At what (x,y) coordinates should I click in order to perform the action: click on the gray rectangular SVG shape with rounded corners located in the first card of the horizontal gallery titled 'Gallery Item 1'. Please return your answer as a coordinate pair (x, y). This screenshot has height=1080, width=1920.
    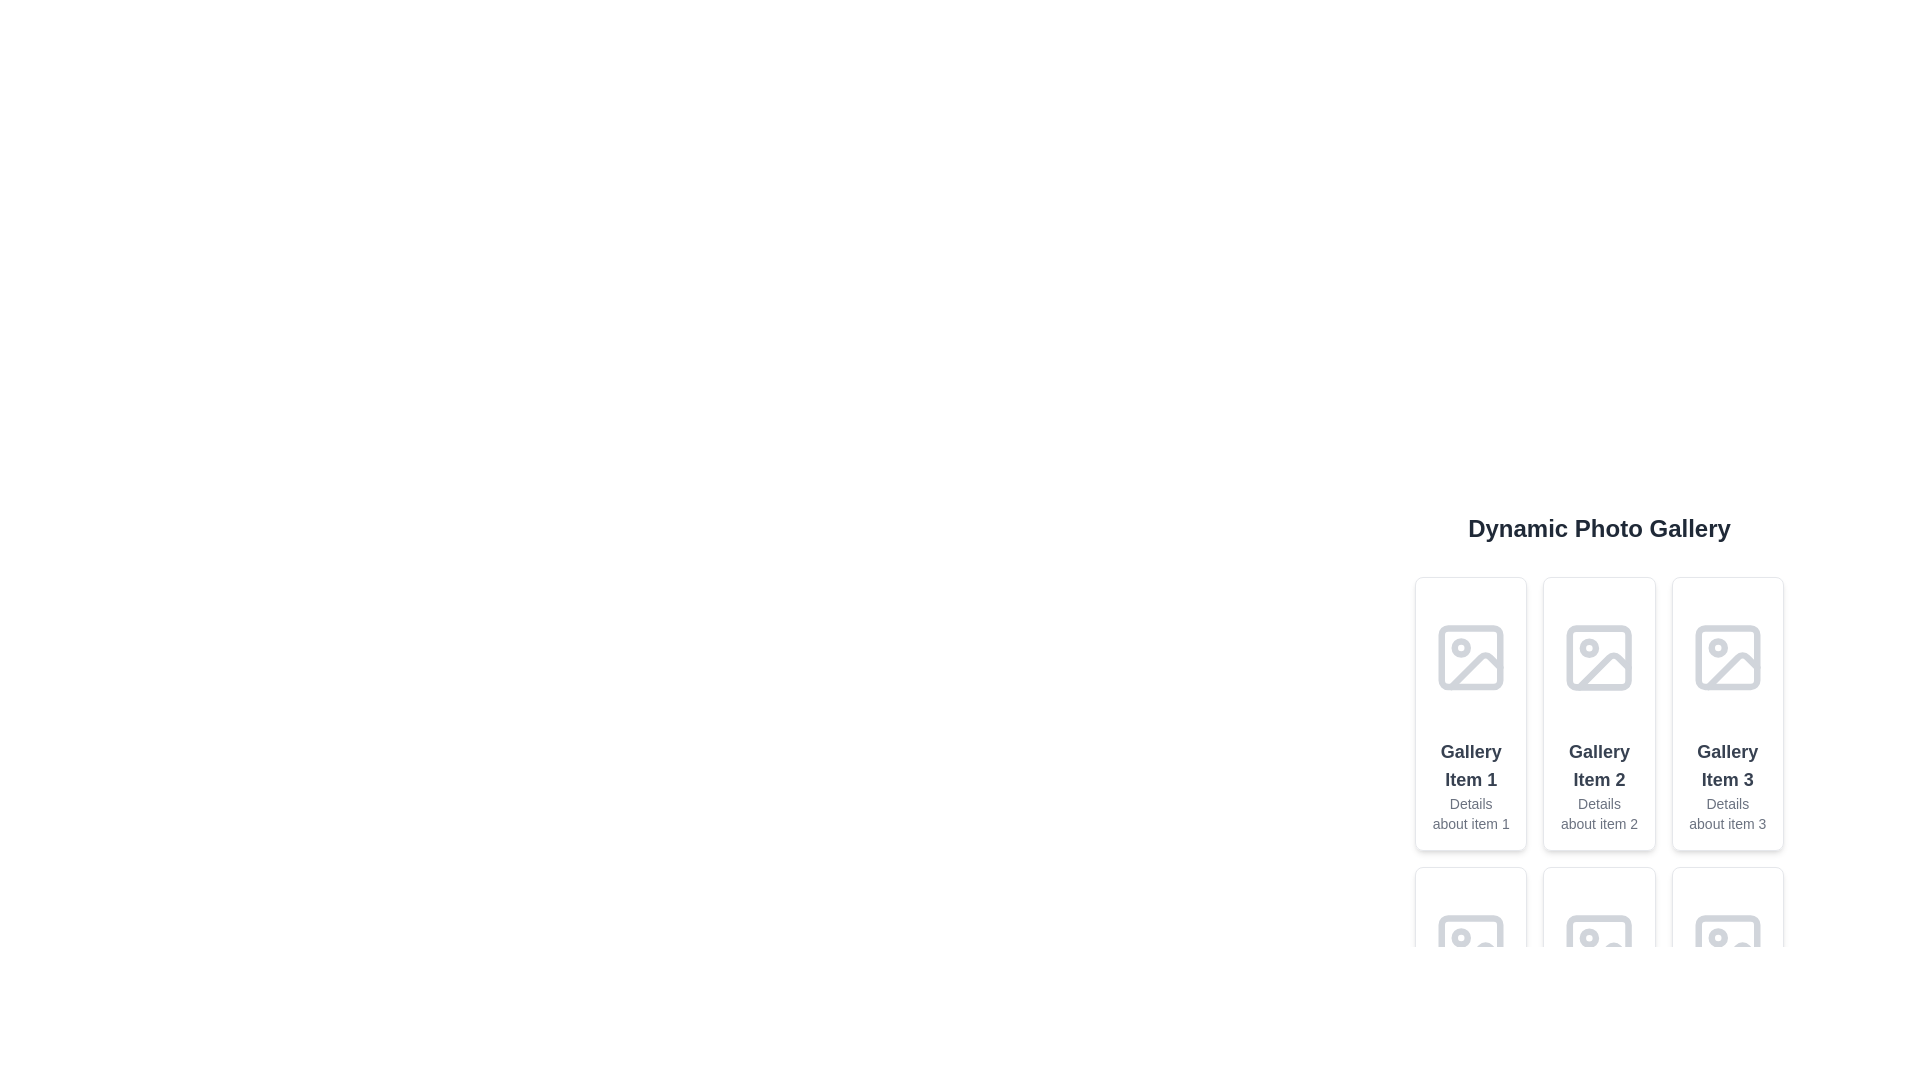
    Looking at the image, I should click on (1471, 658).